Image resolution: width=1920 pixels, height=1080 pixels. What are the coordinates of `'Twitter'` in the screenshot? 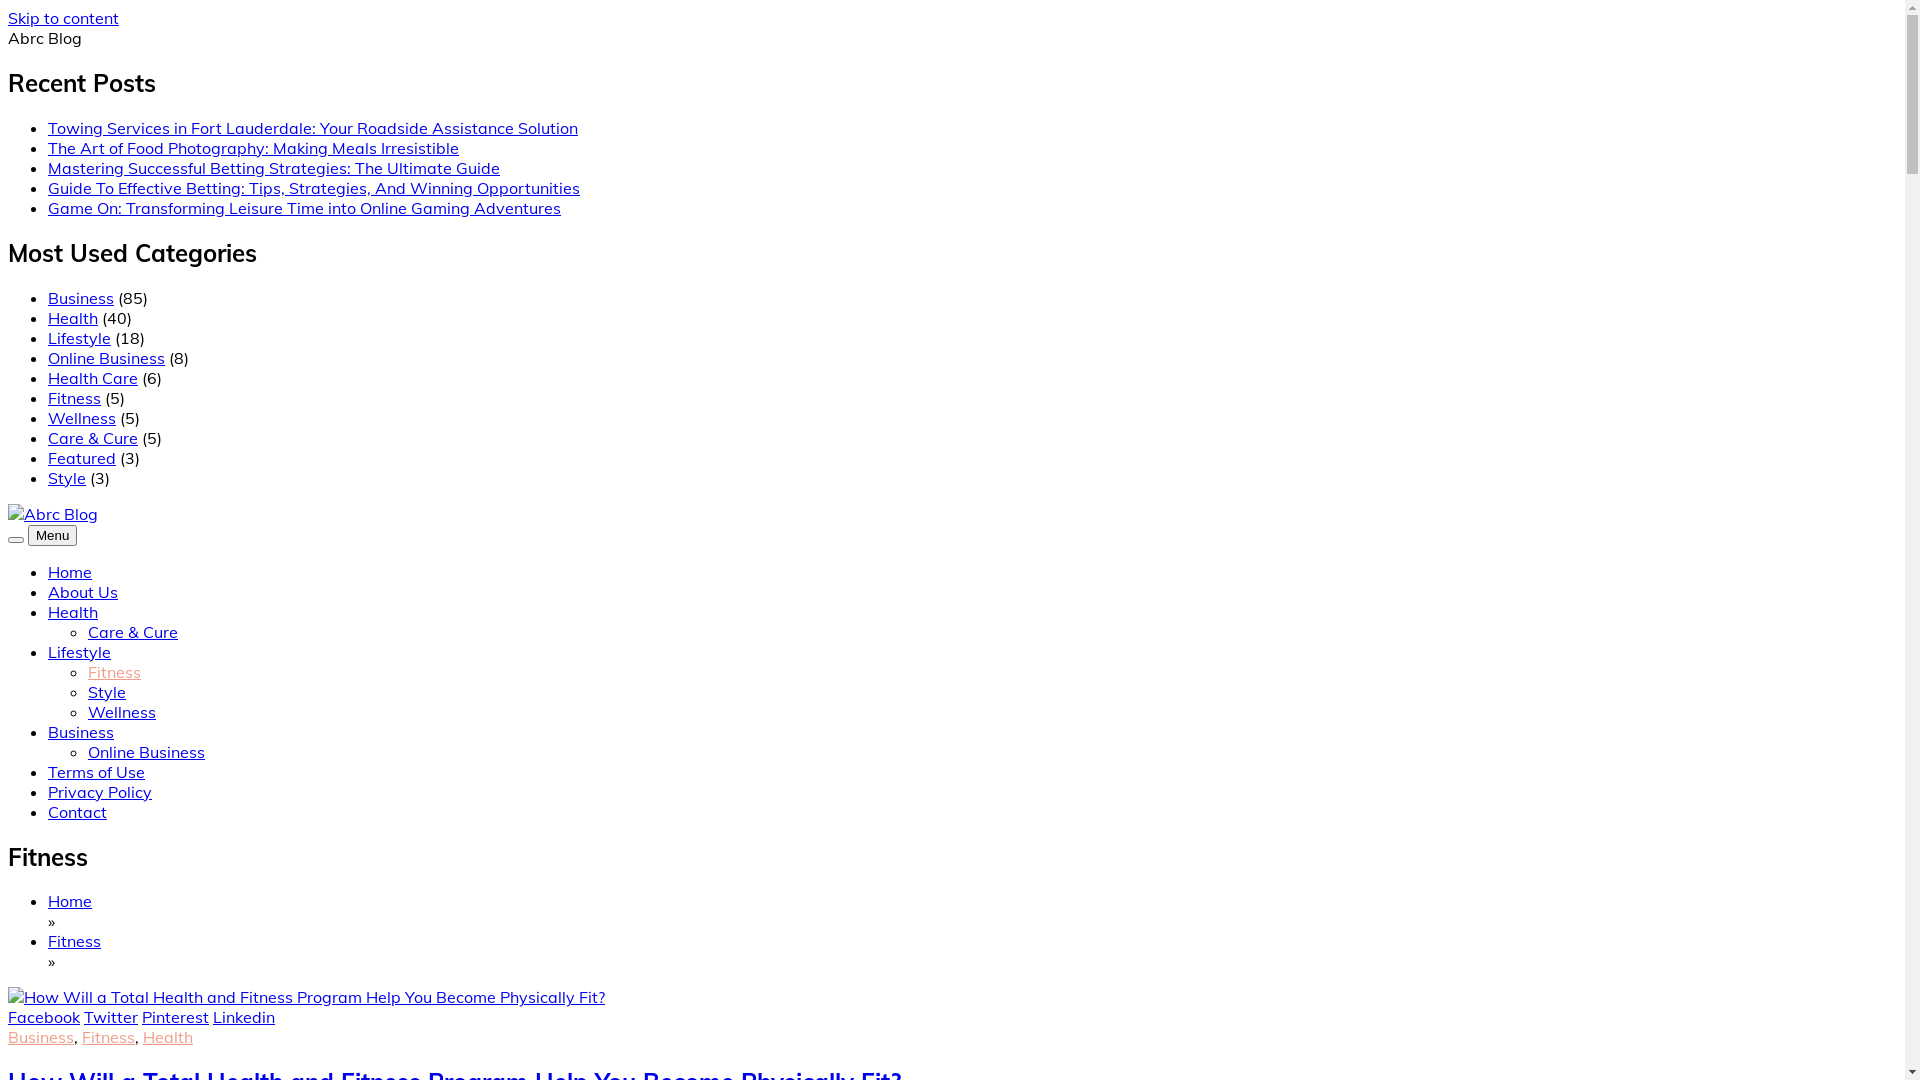 It's located at (82, 1017).